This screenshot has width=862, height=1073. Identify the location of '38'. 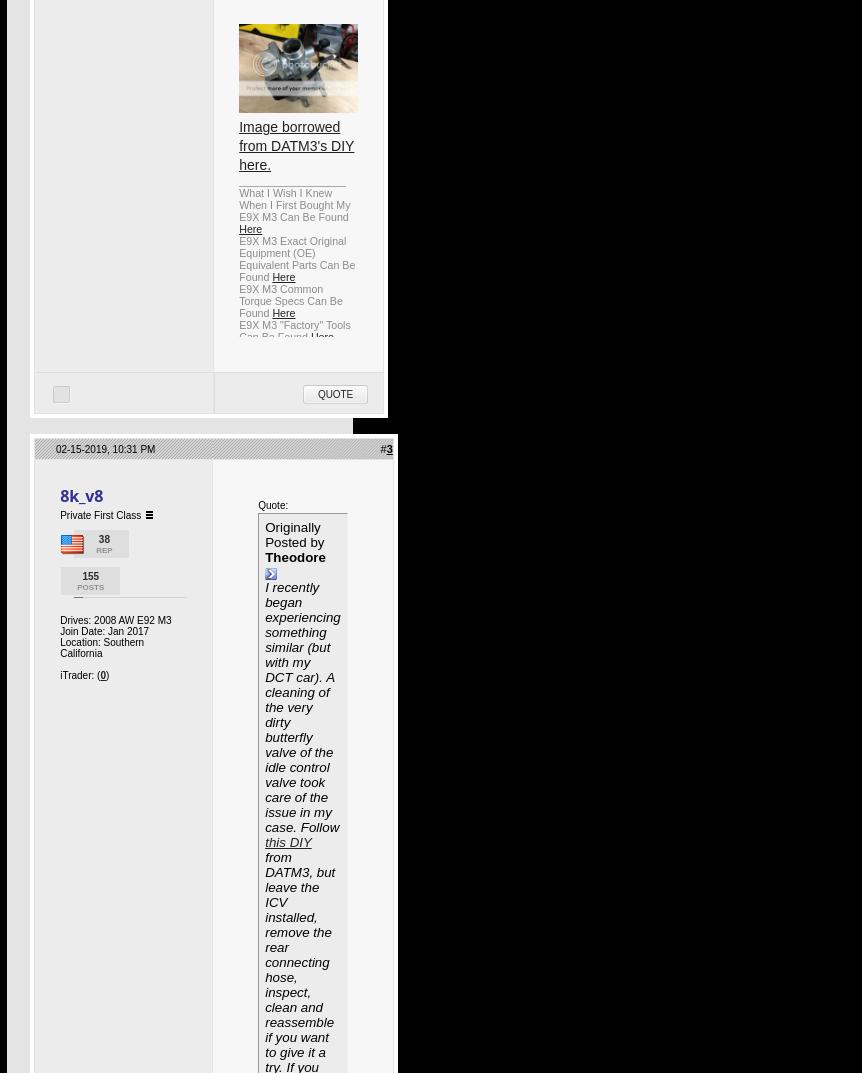
(102, 539).